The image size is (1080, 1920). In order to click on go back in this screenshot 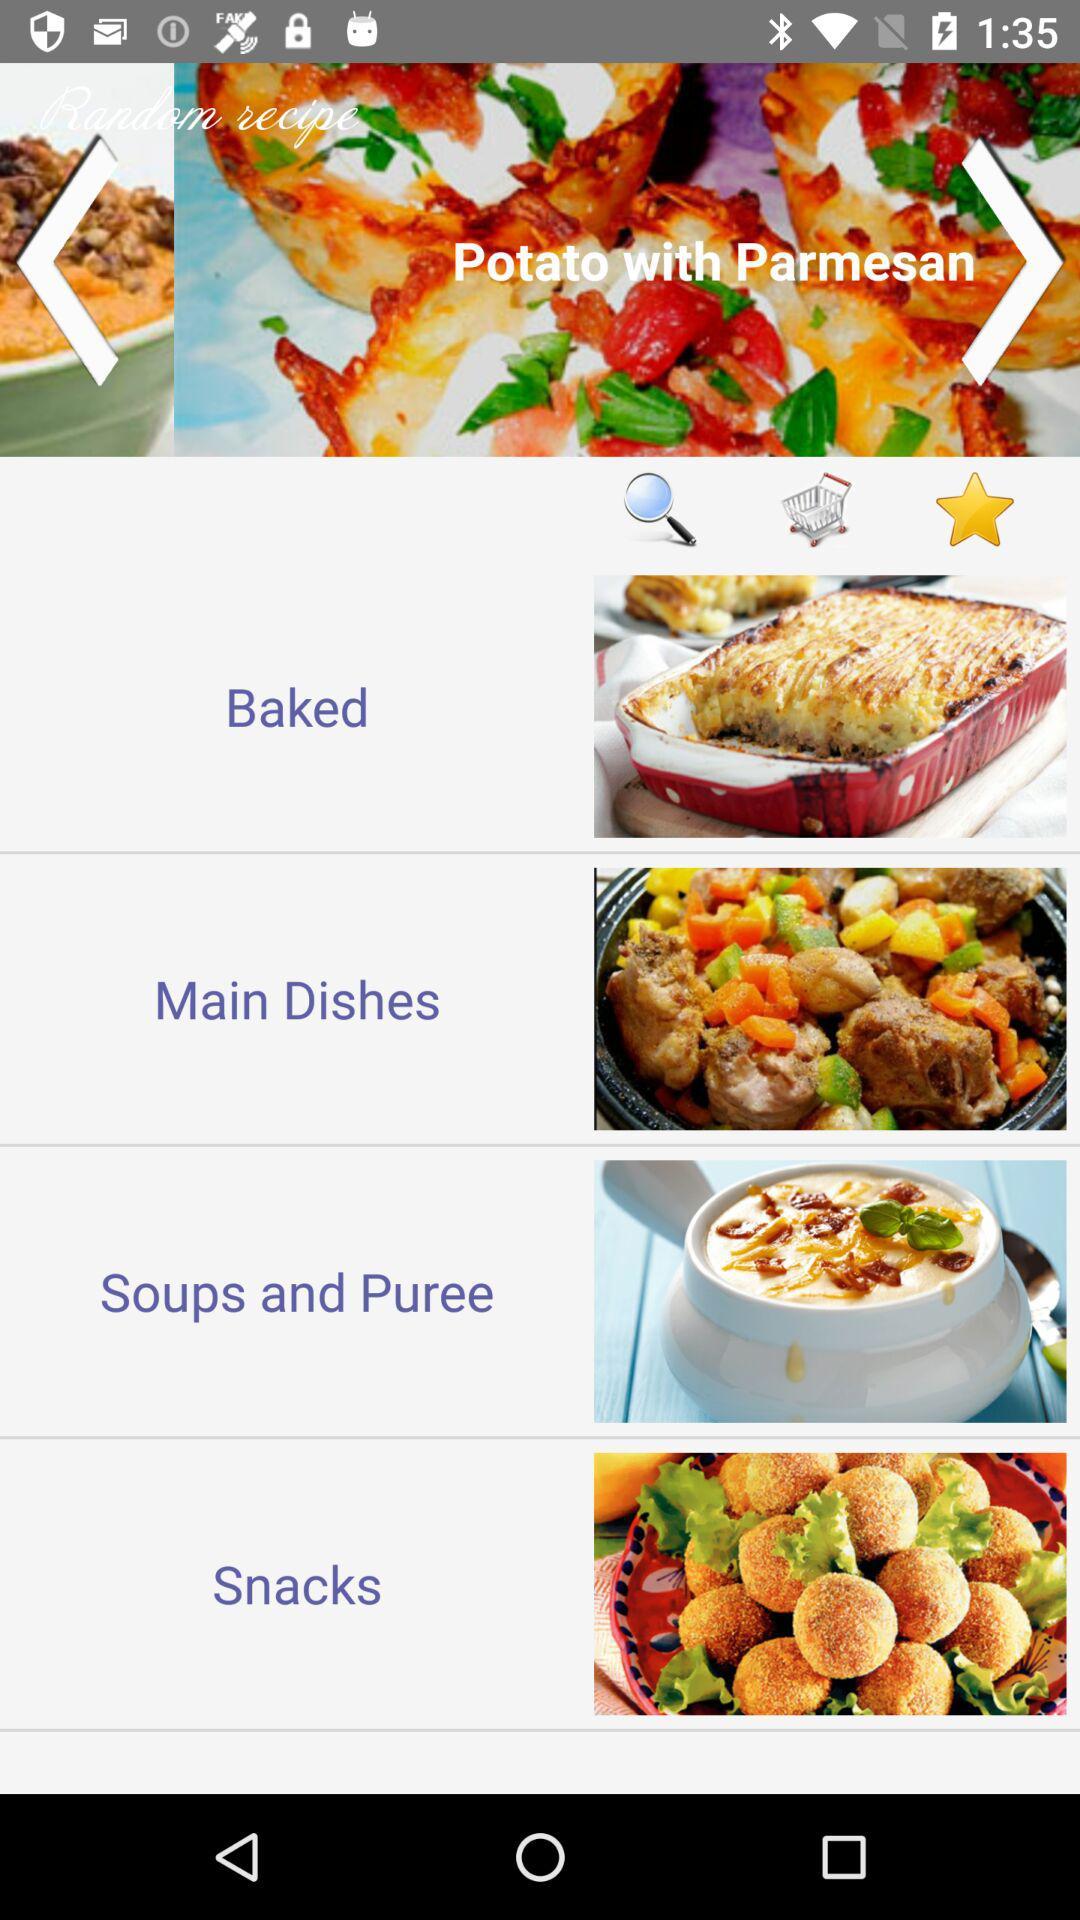, I will do `click(64, 258)`.